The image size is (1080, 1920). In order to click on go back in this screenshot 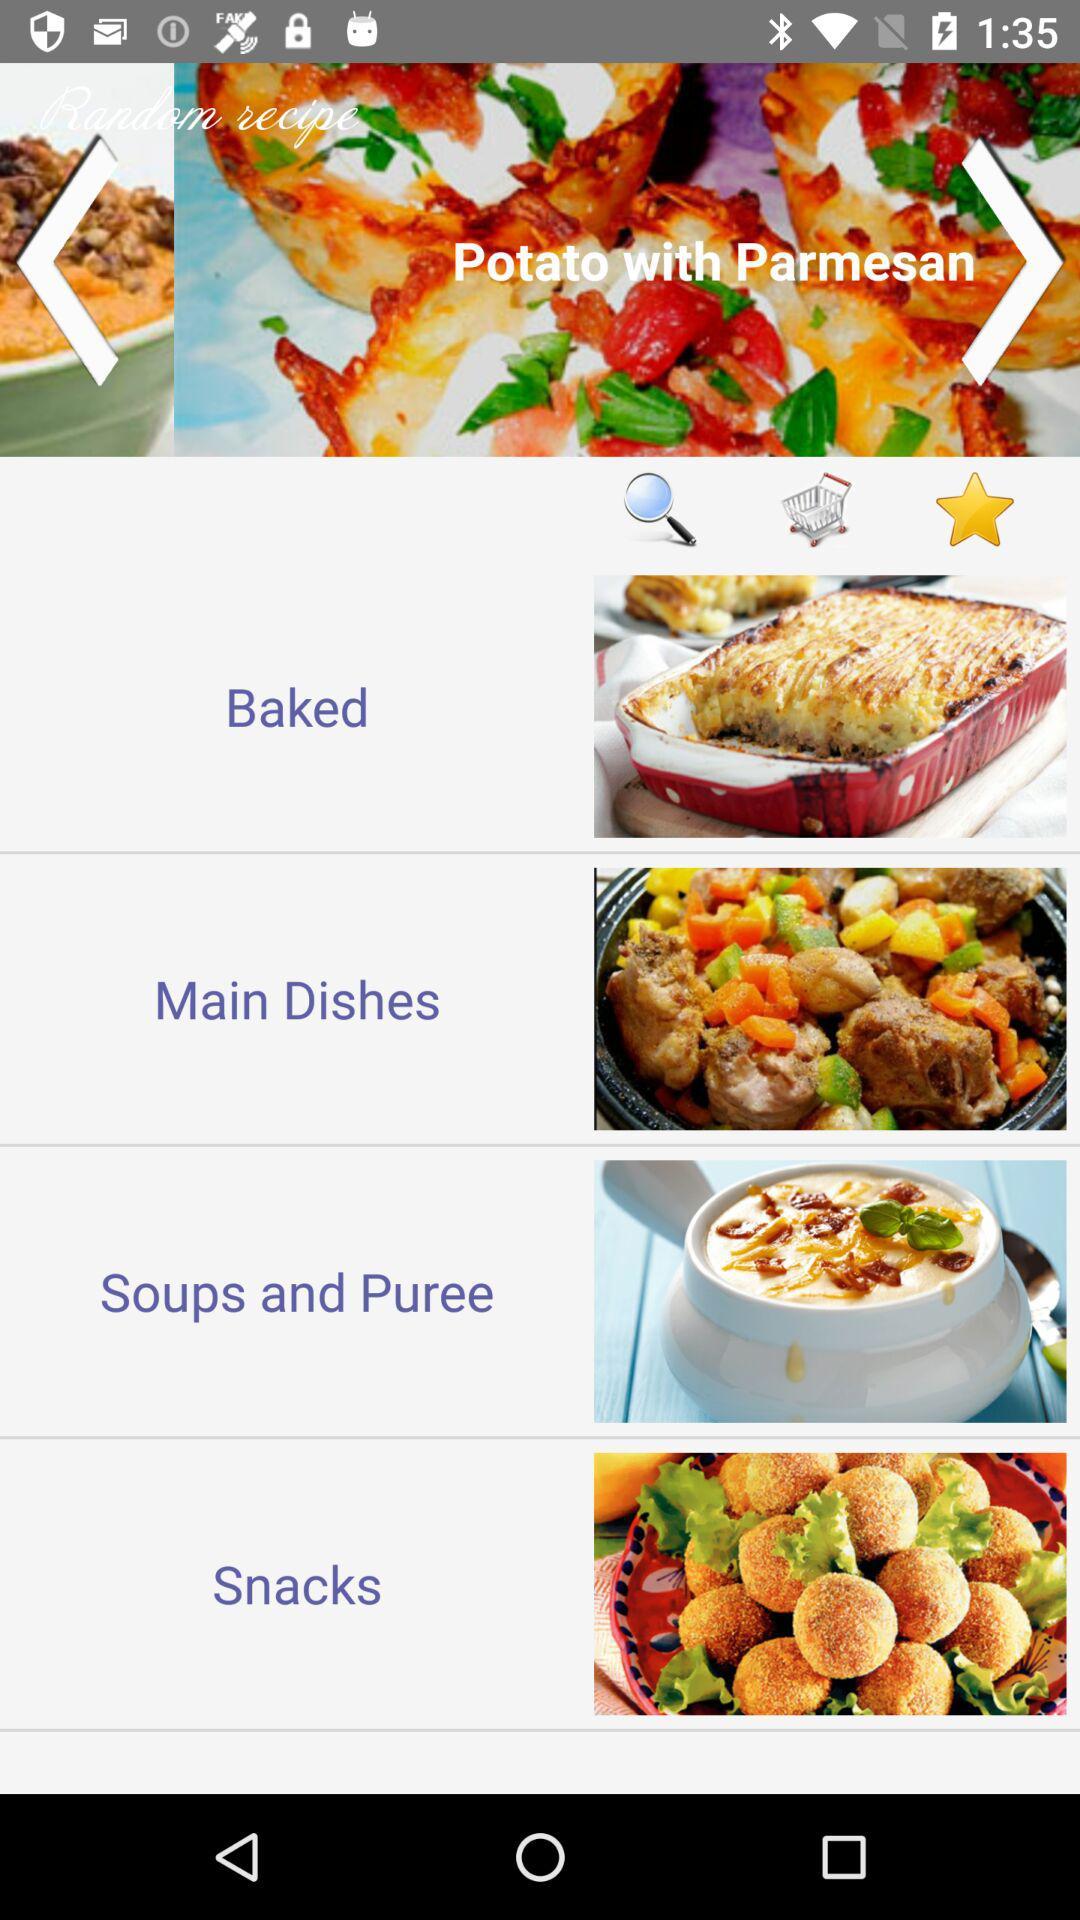, I will do `click(64, 258)`.